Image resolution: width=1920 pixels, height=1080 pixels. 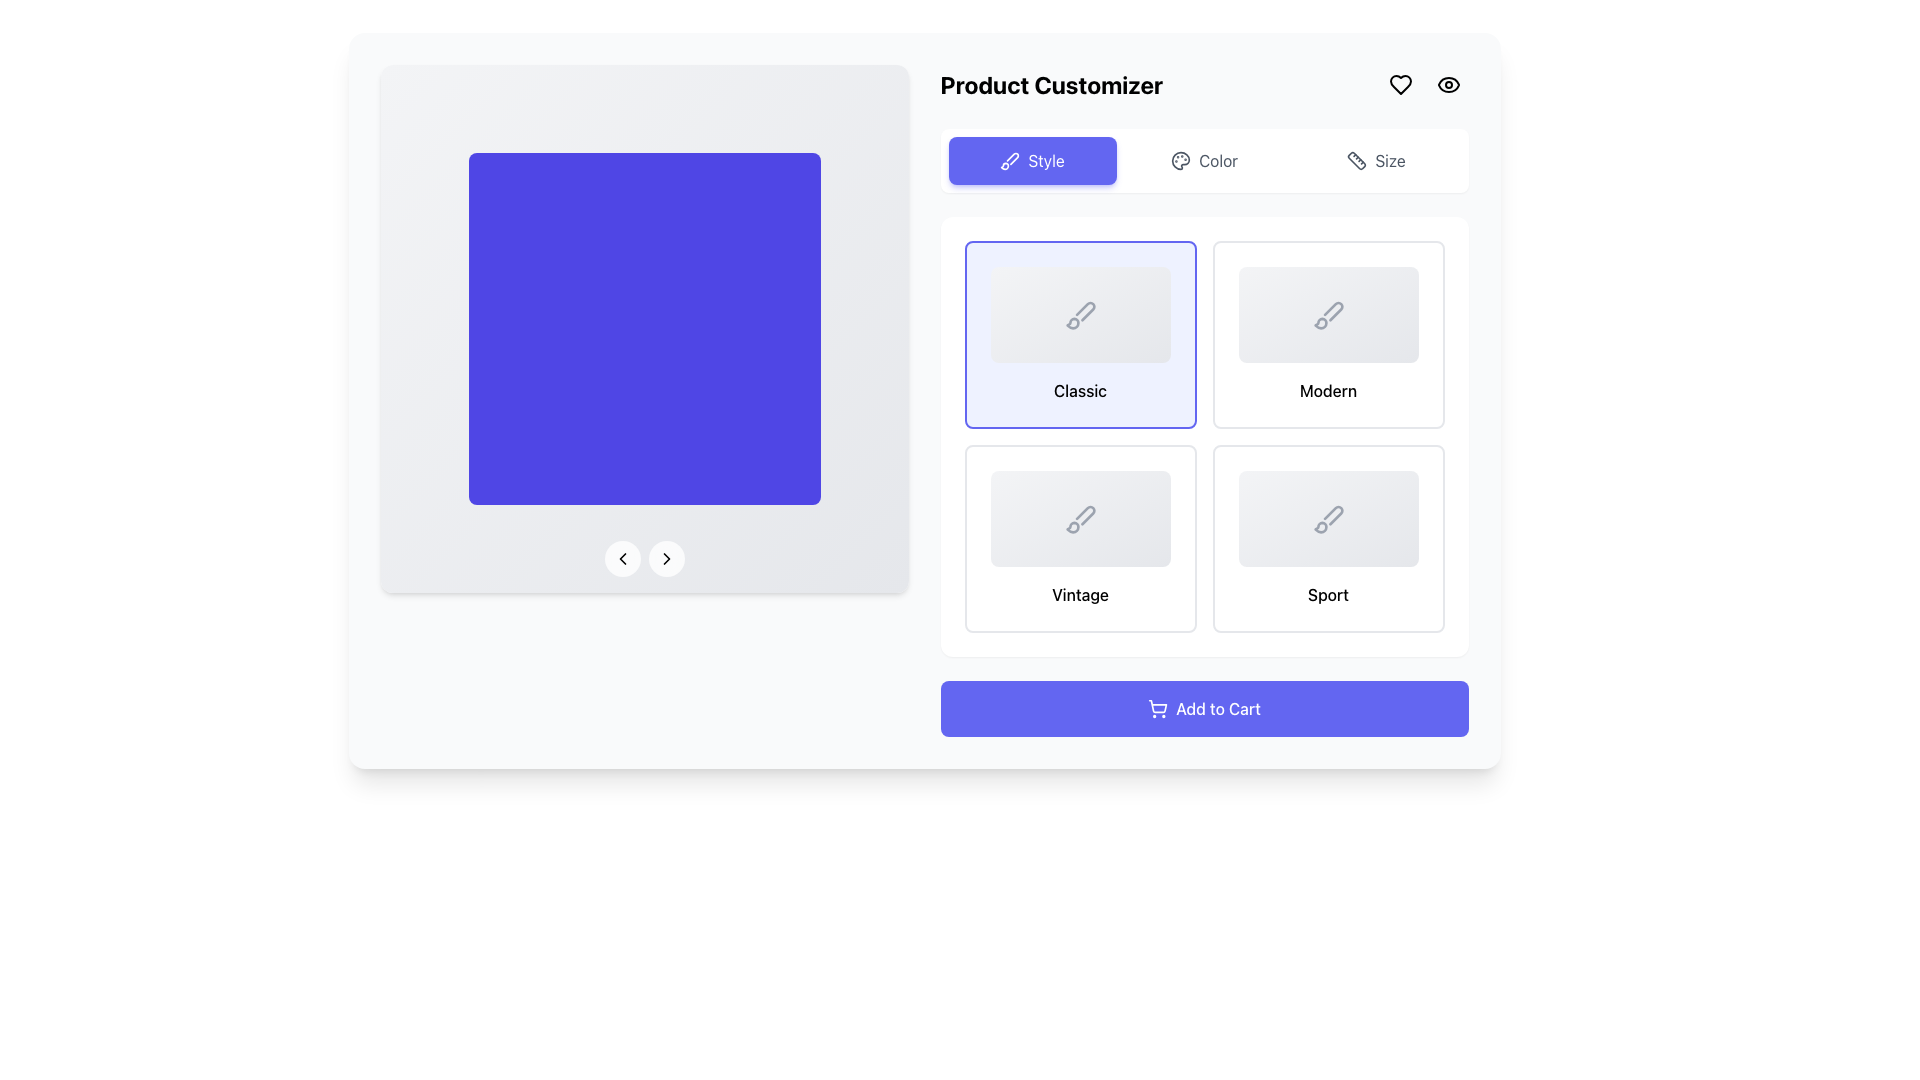 I want to click on the 'Modern' style selection button located in the rightmost column of the first row in a 2x2 grid of cards, so click(x=1328, y=334).